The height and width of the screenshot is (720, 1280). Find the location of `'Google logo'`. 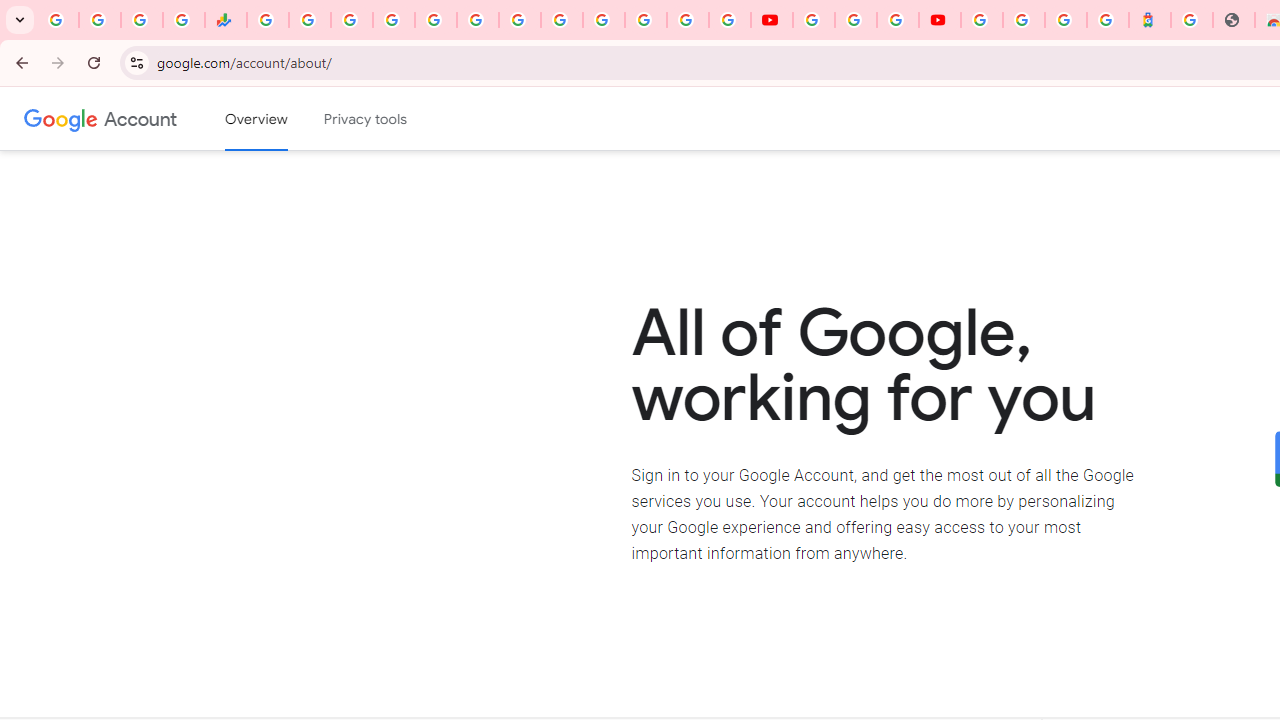

'Google logo' is located at coordinates (61, 118).